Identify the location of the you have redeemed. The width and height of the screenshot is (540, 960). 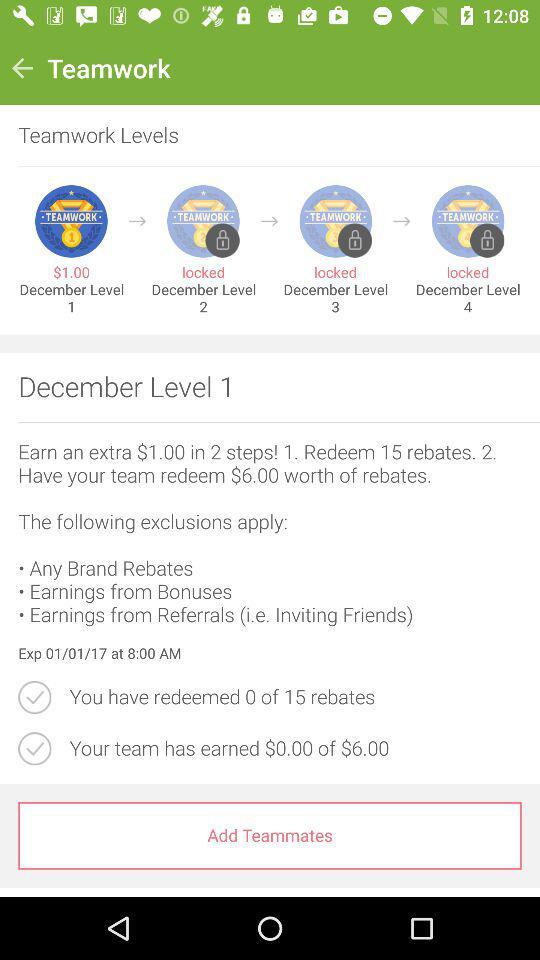
(294, 697).